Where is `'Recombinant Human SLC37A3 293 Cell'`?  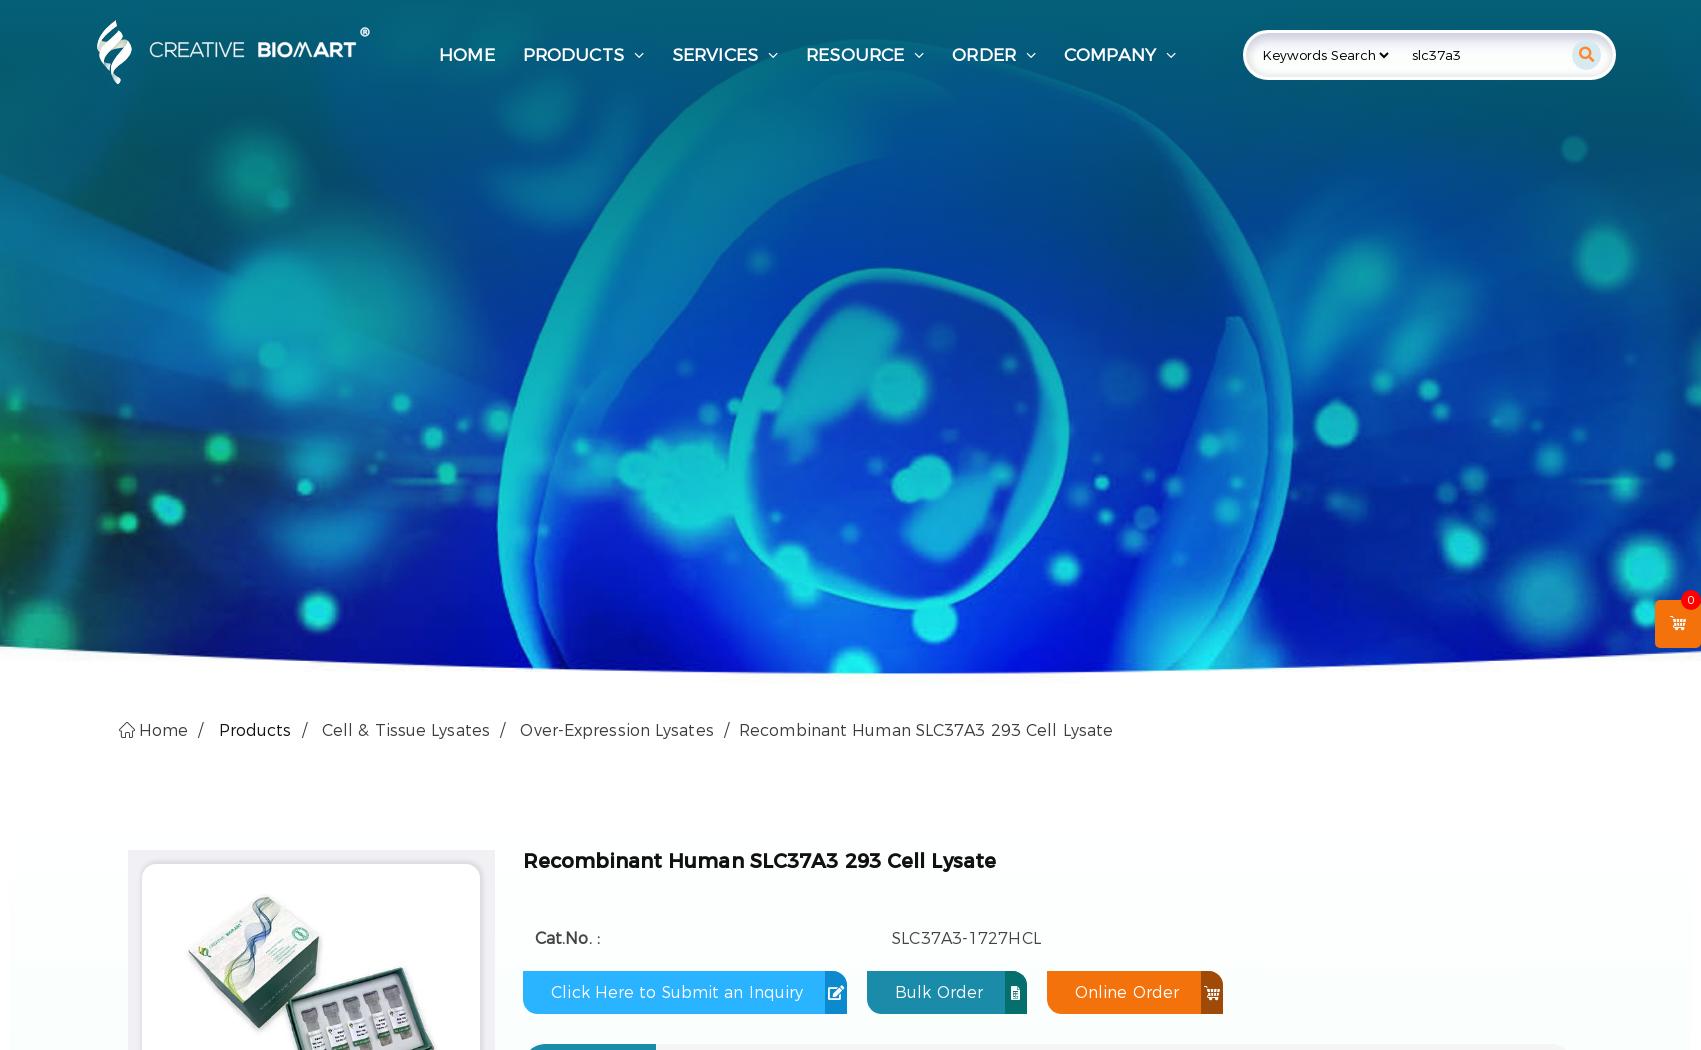
'Recombinant Human SLC37A3 293 Cell' is located at coordinates (725, 859).